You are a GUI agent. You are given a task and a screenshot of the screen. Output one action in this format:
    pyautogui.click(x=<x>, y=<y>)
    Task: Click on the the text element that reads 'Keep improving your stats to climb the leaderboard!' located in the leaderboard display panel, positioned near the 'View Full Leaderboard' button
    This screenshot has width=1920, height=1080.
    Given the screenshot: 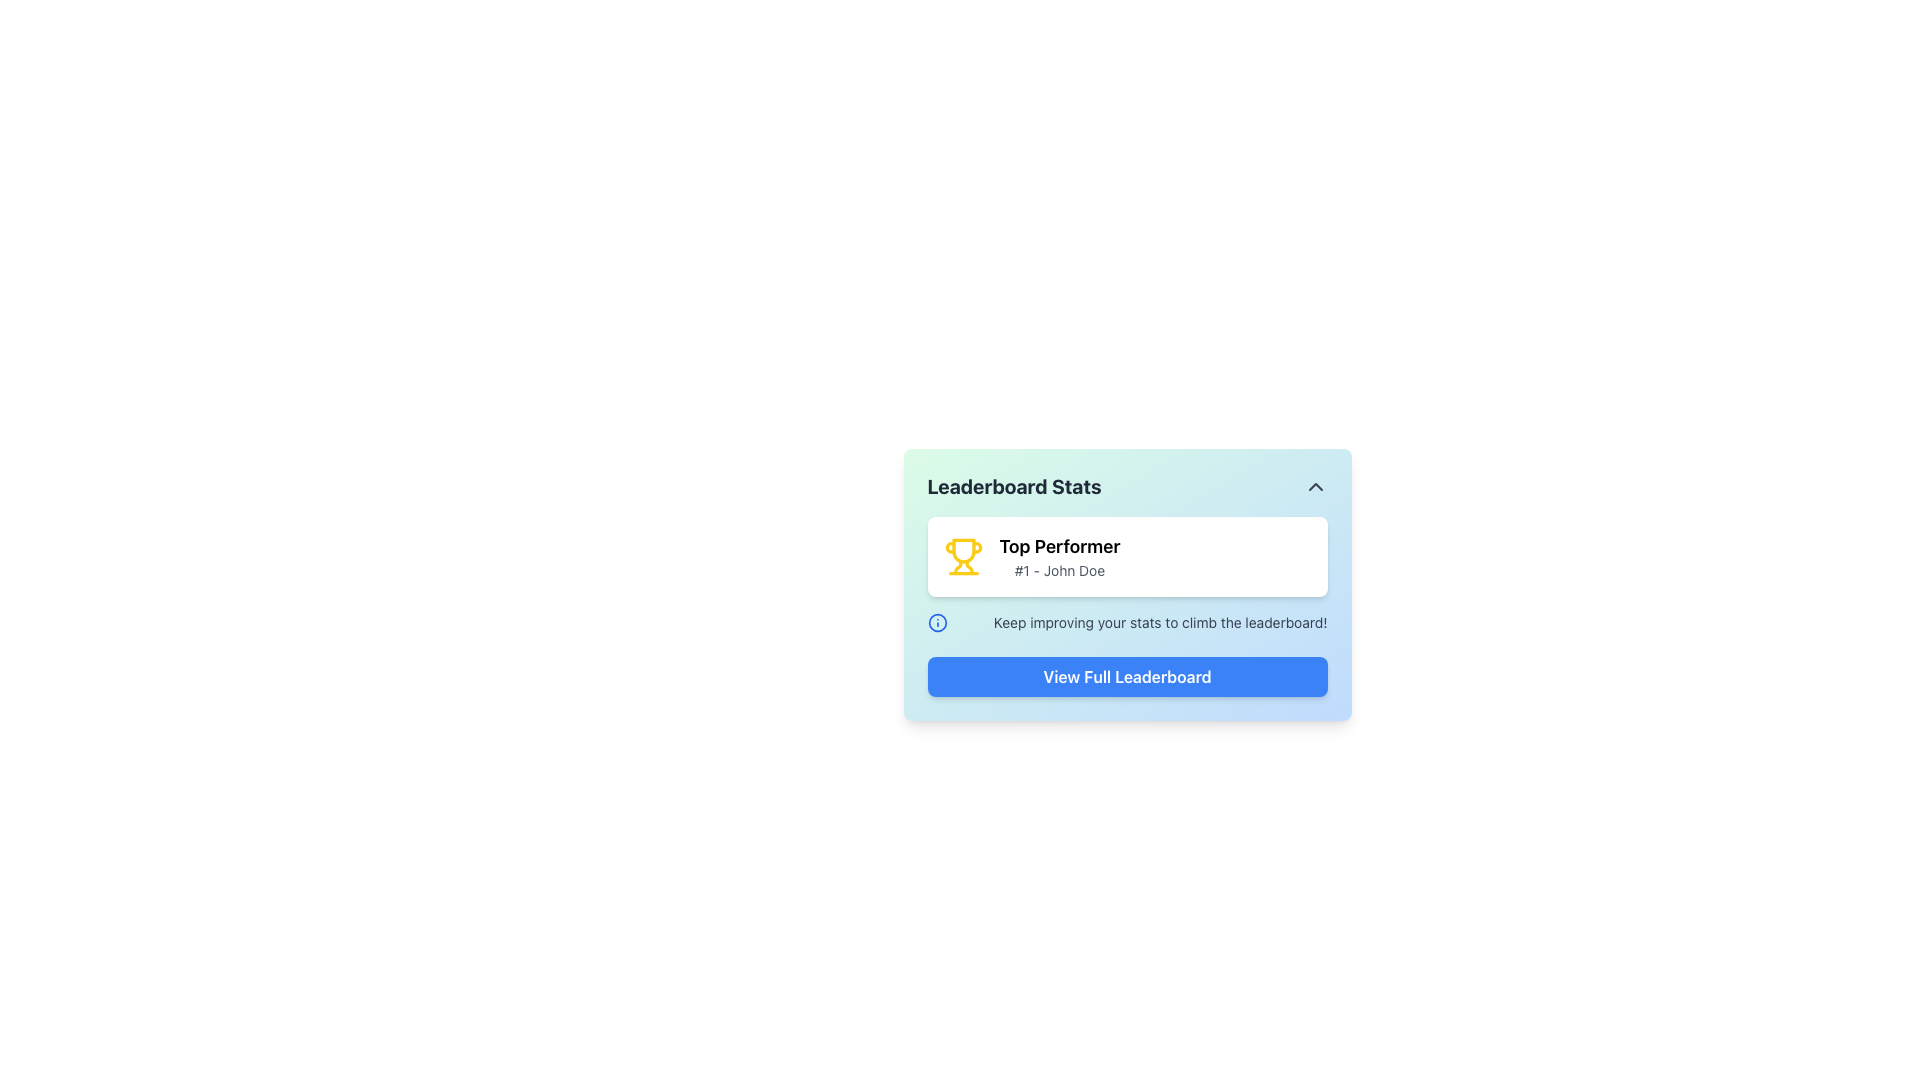 What is the action you would take?
    pyautogui.click(x=1160, y=622)
    